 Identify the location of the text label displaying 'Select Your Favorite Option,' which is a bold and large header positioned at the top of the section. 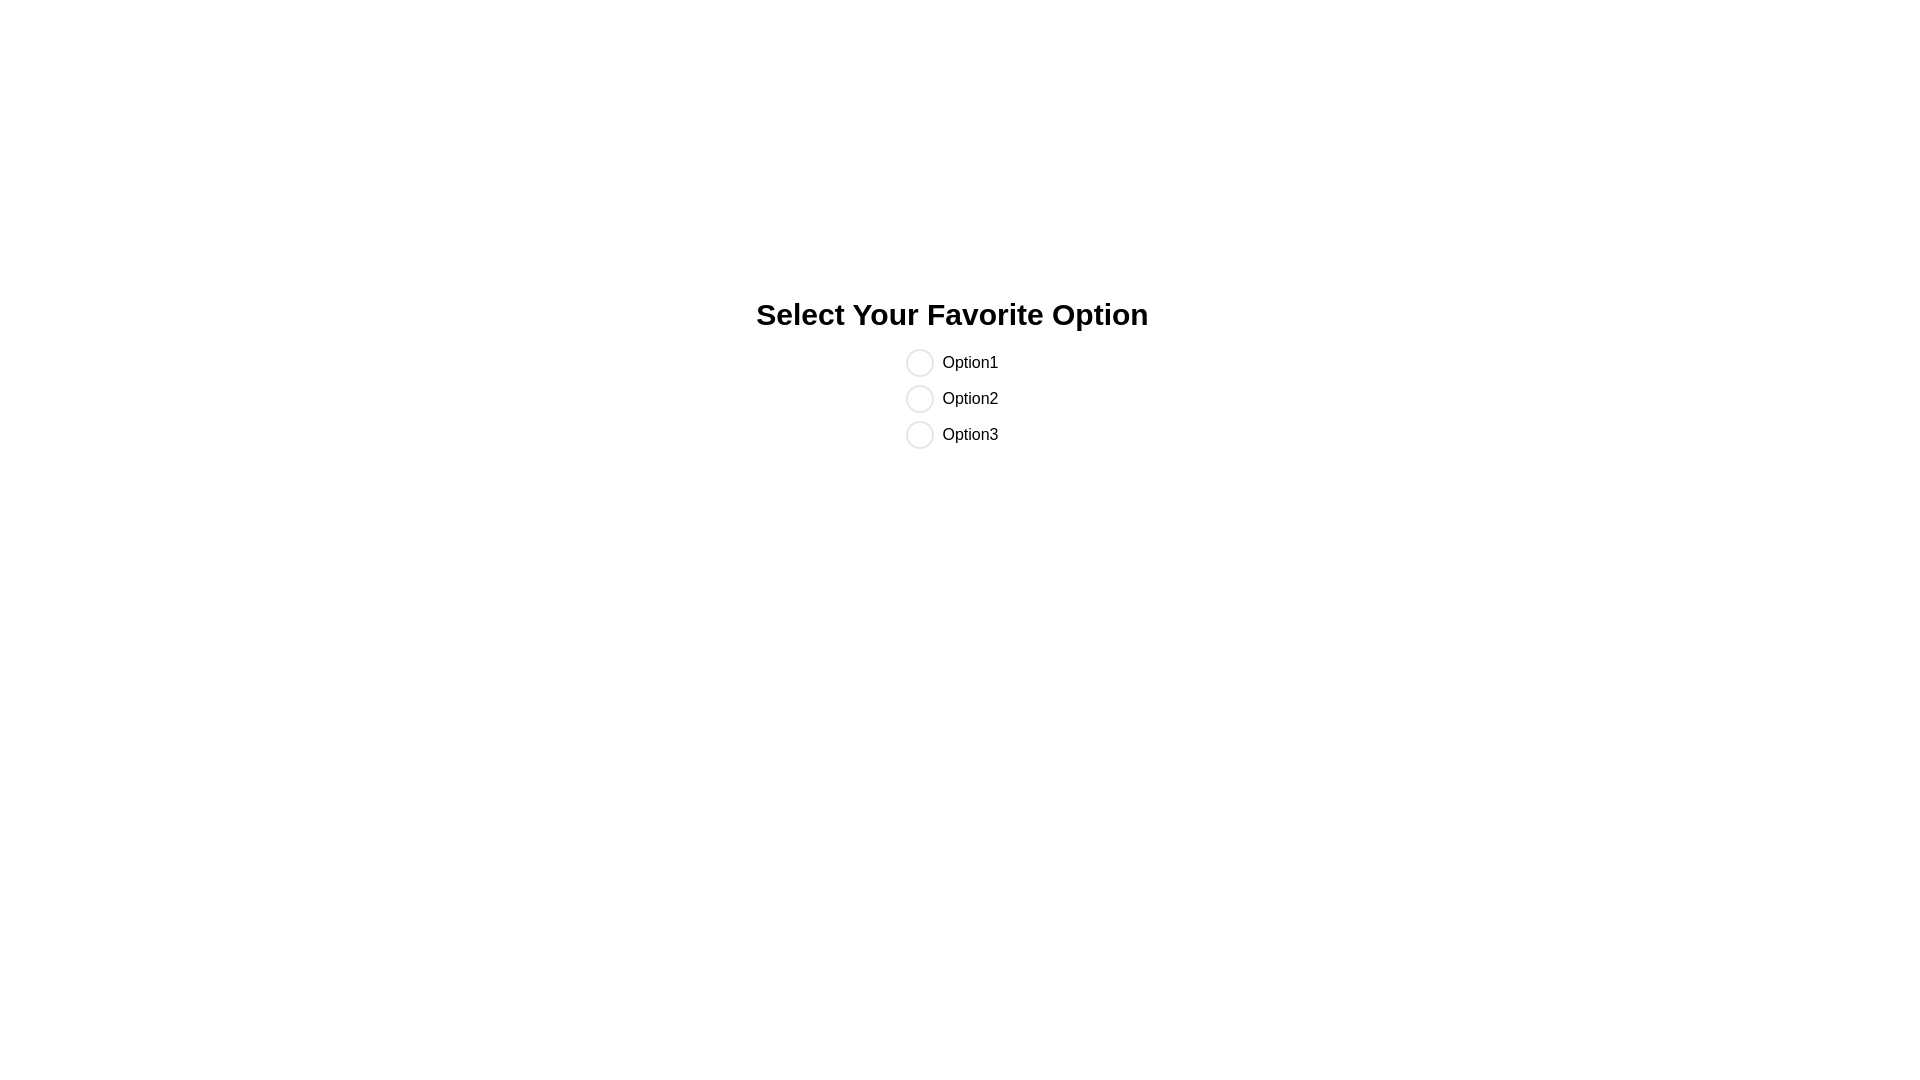
(951, 315).